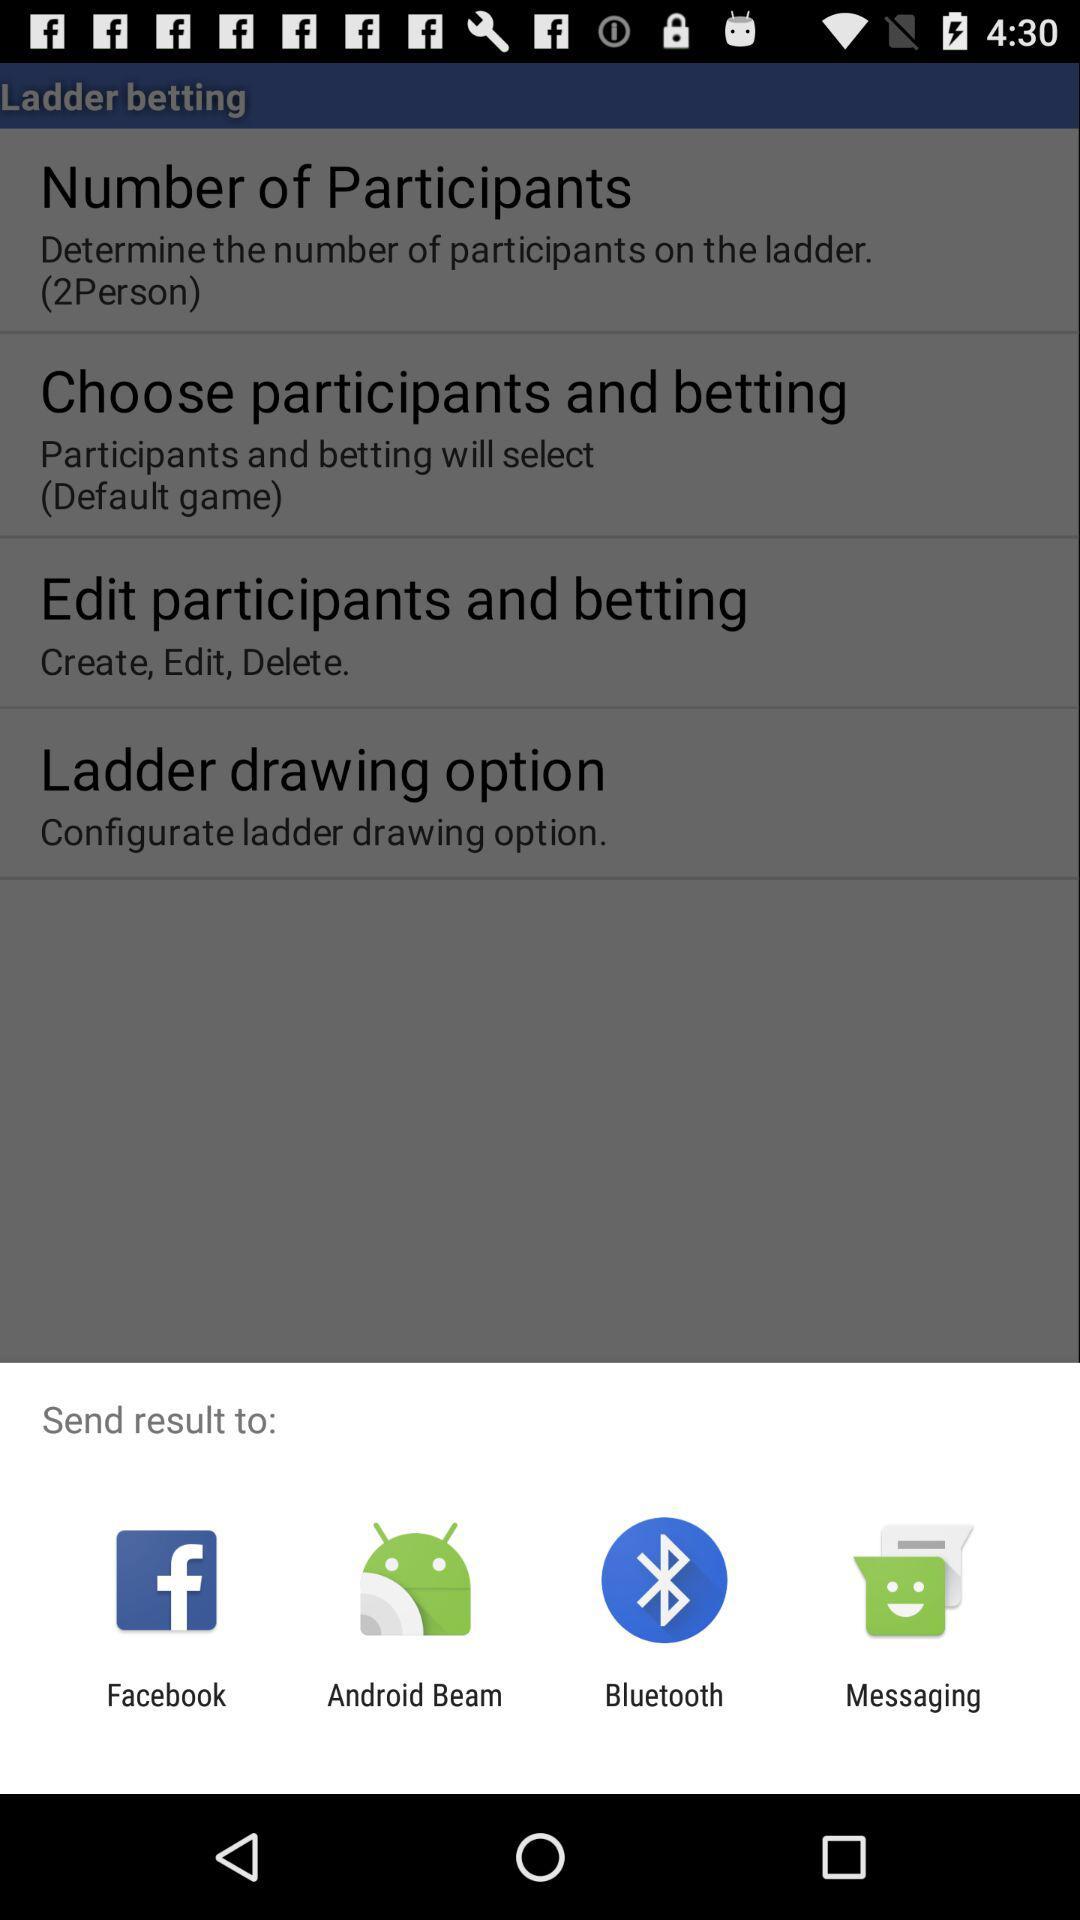  I want to click on facebook, so click(165, 1711).